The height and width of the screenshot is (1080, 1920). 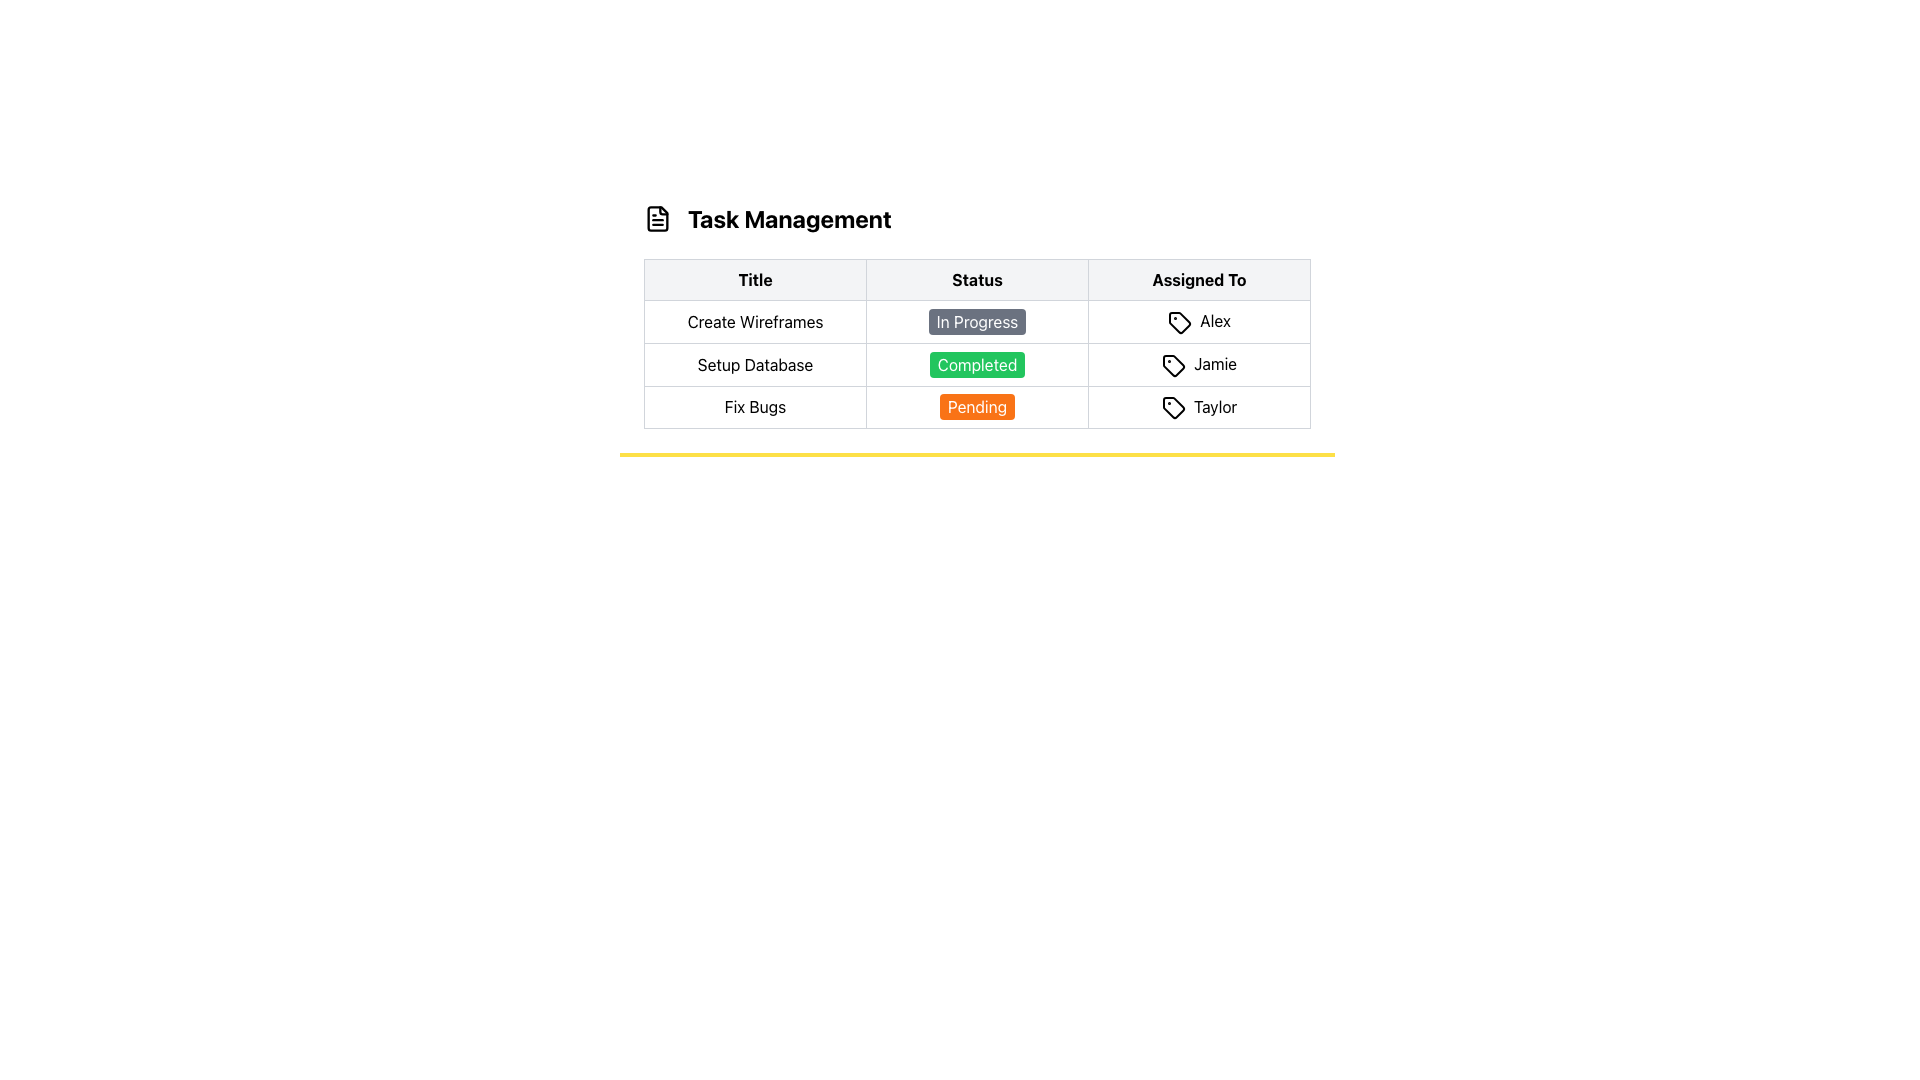 I want to click on the third column header Text Label in the table that labels individuals assigned to specific tasks, so click(x=1199, y=280).